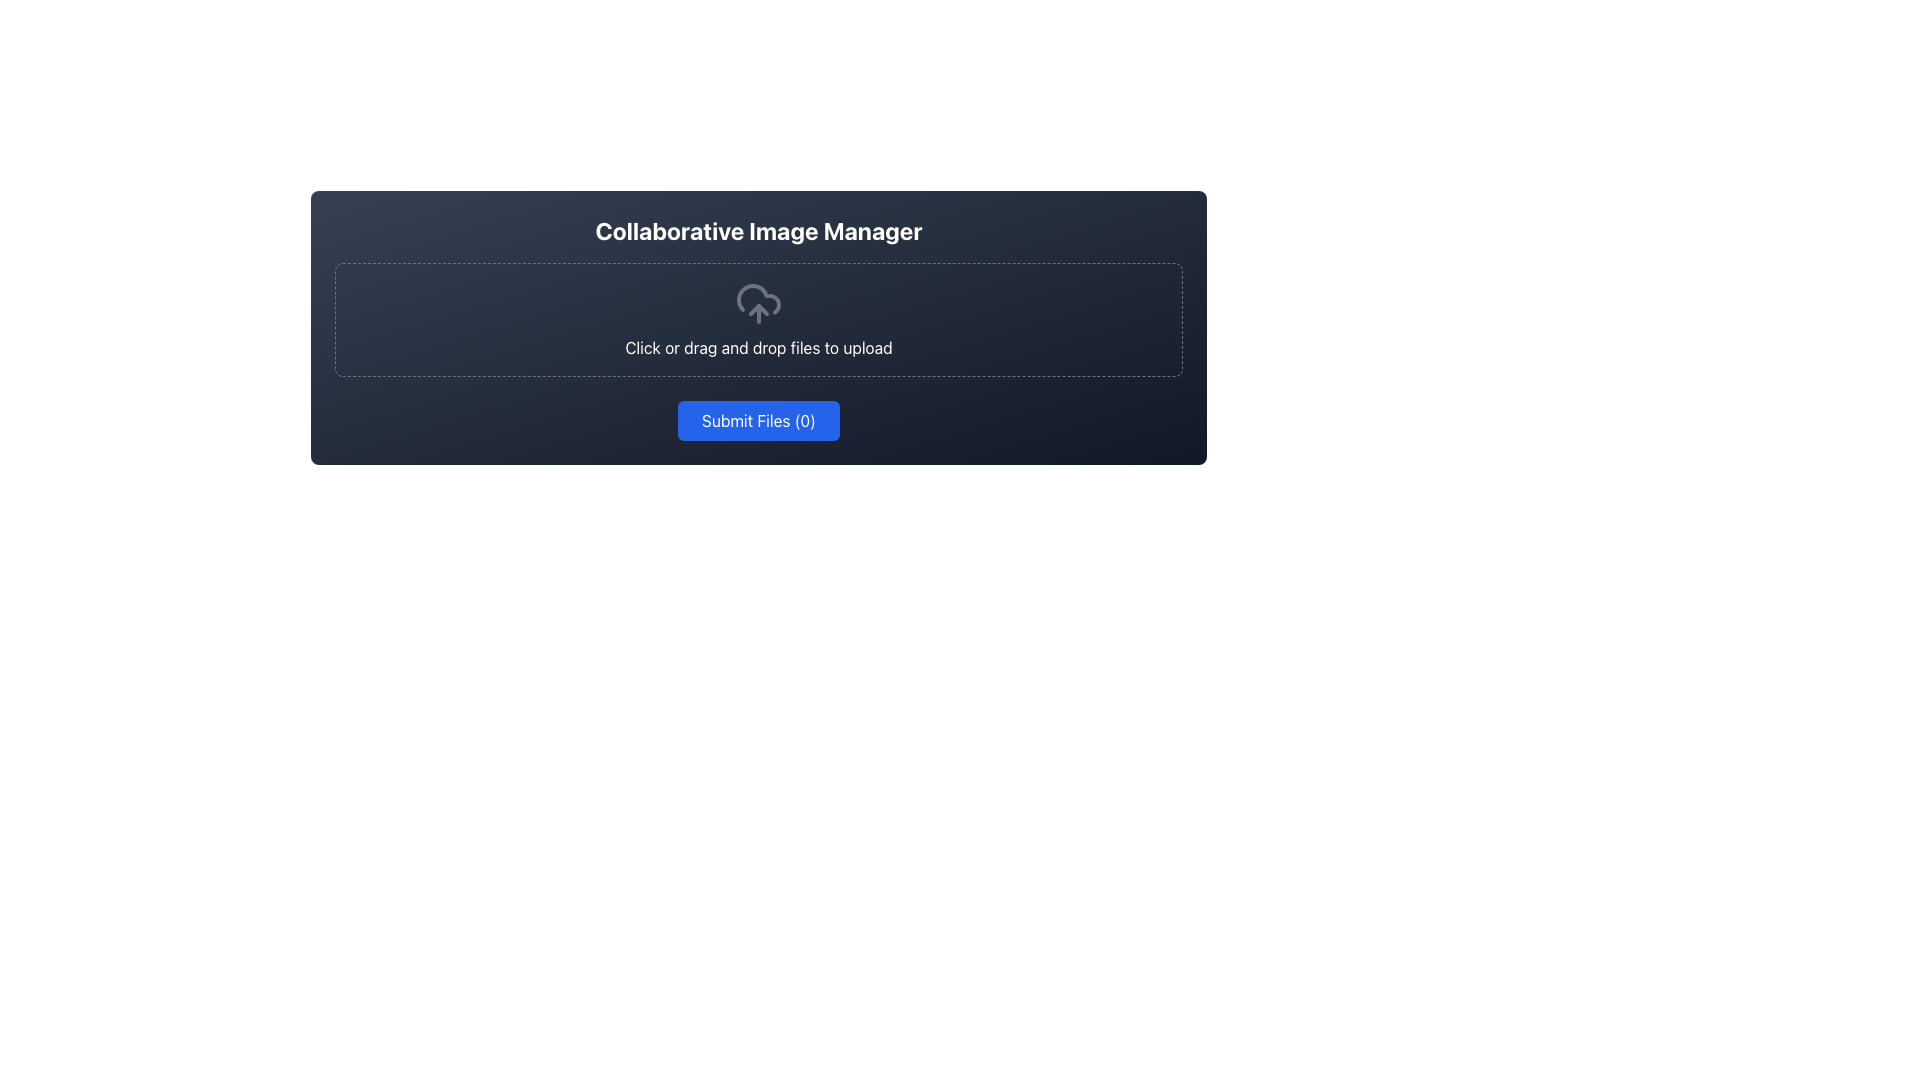 The image size is (1920, 1080). What do you see at coordinates (757, 346) in the screenshot?
I see `the informational text label that indicates interaction possibilities for the file upload section, which is located beneath the cloud upload icon and above the 'Submit Files (0)' button` at bounding box center [757, 346].